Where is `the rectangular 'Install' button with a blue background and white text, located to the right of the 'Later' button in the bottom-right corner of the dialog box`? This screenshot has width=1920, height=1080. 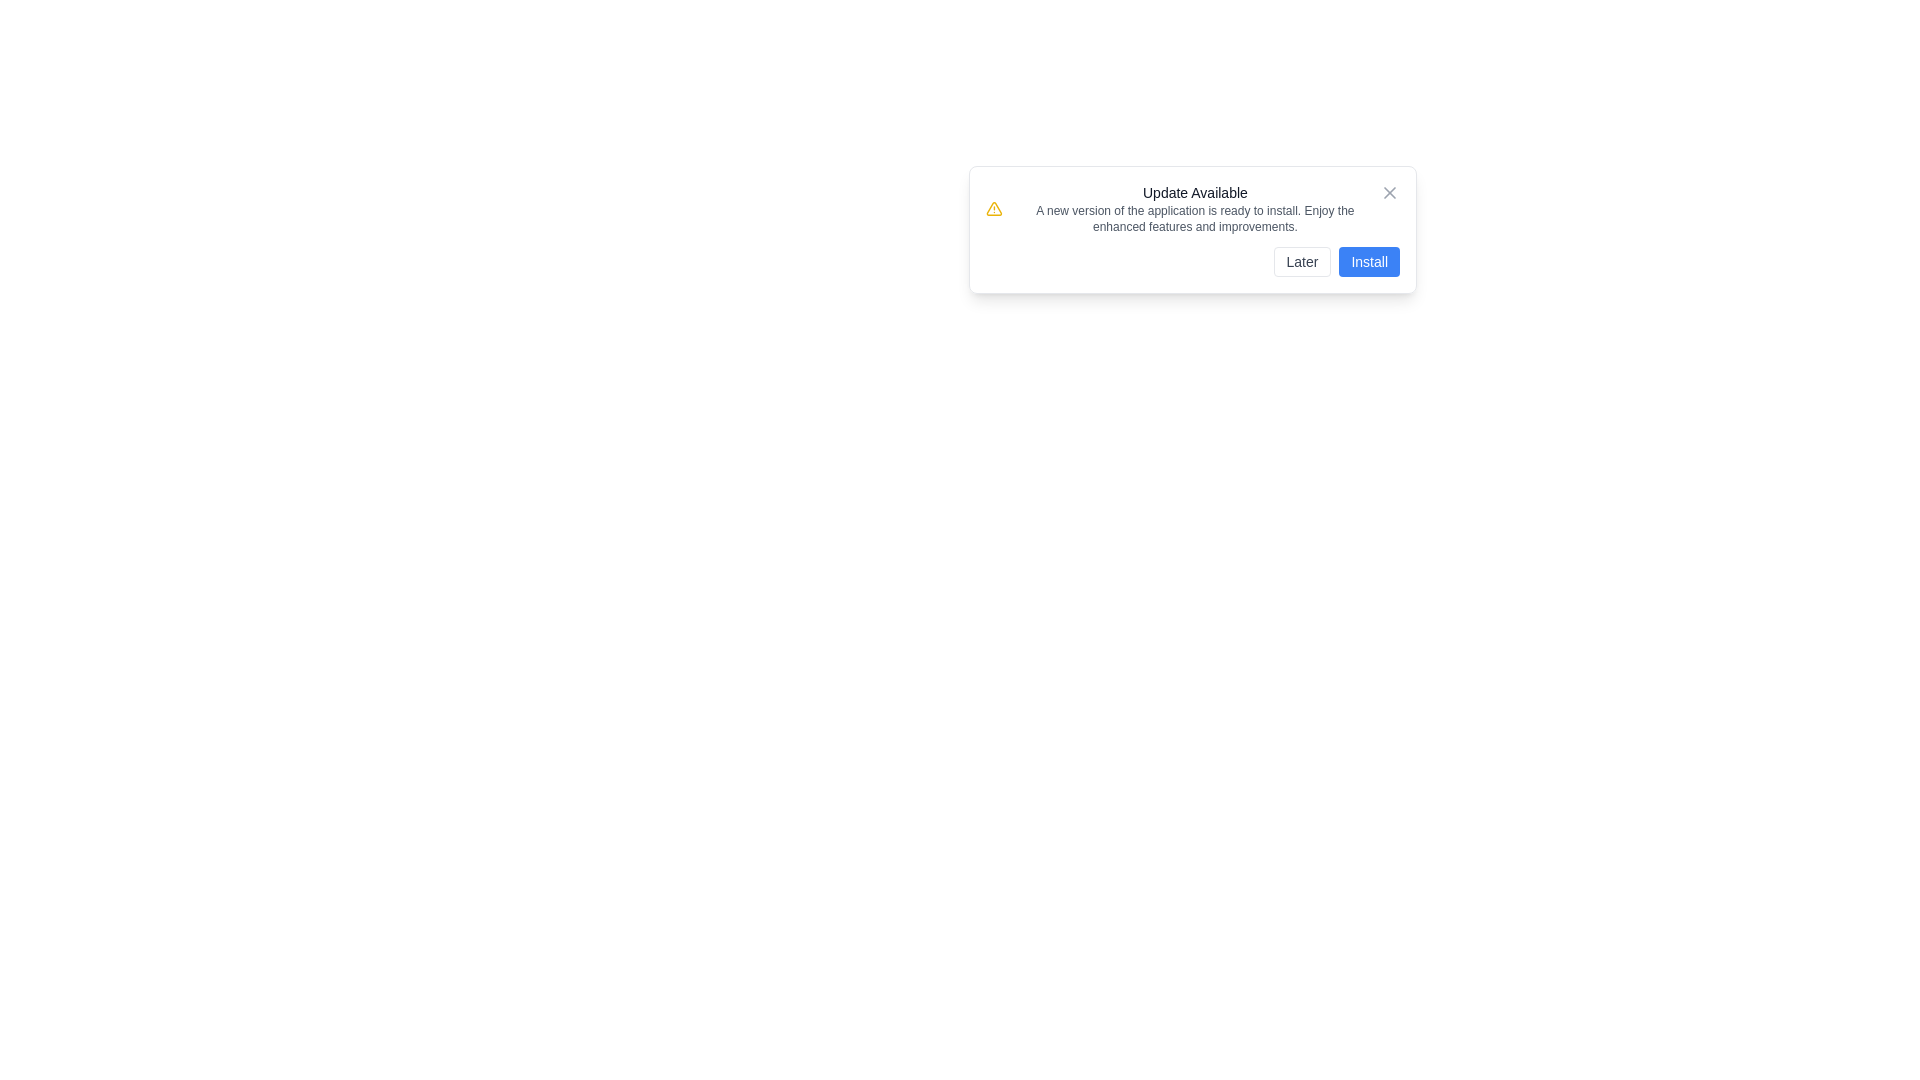
the rectangular 'Install' button with a blue background and white text, located to the right of the 'Later' button in the bottom-right corner of the dialog box is located at coordinates (1368, 261).